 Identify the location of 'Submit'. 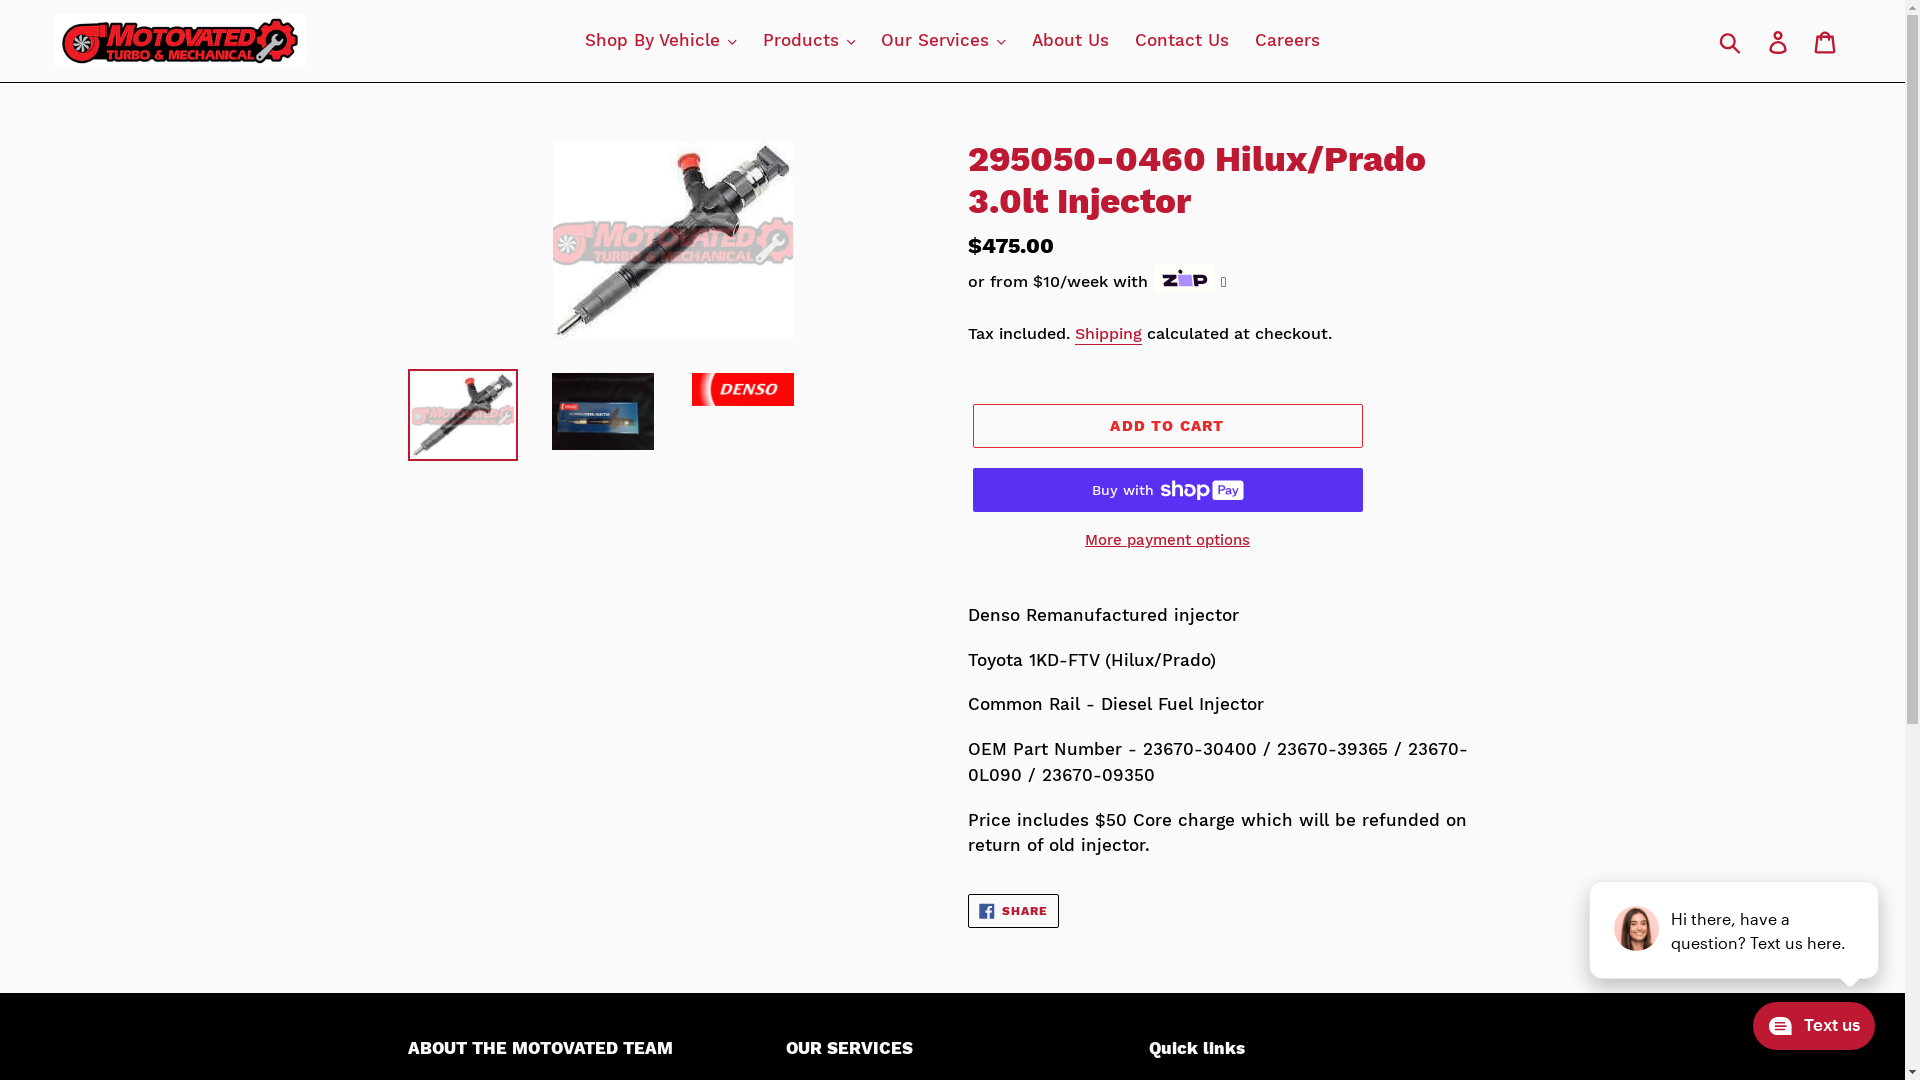
(1730, 41).